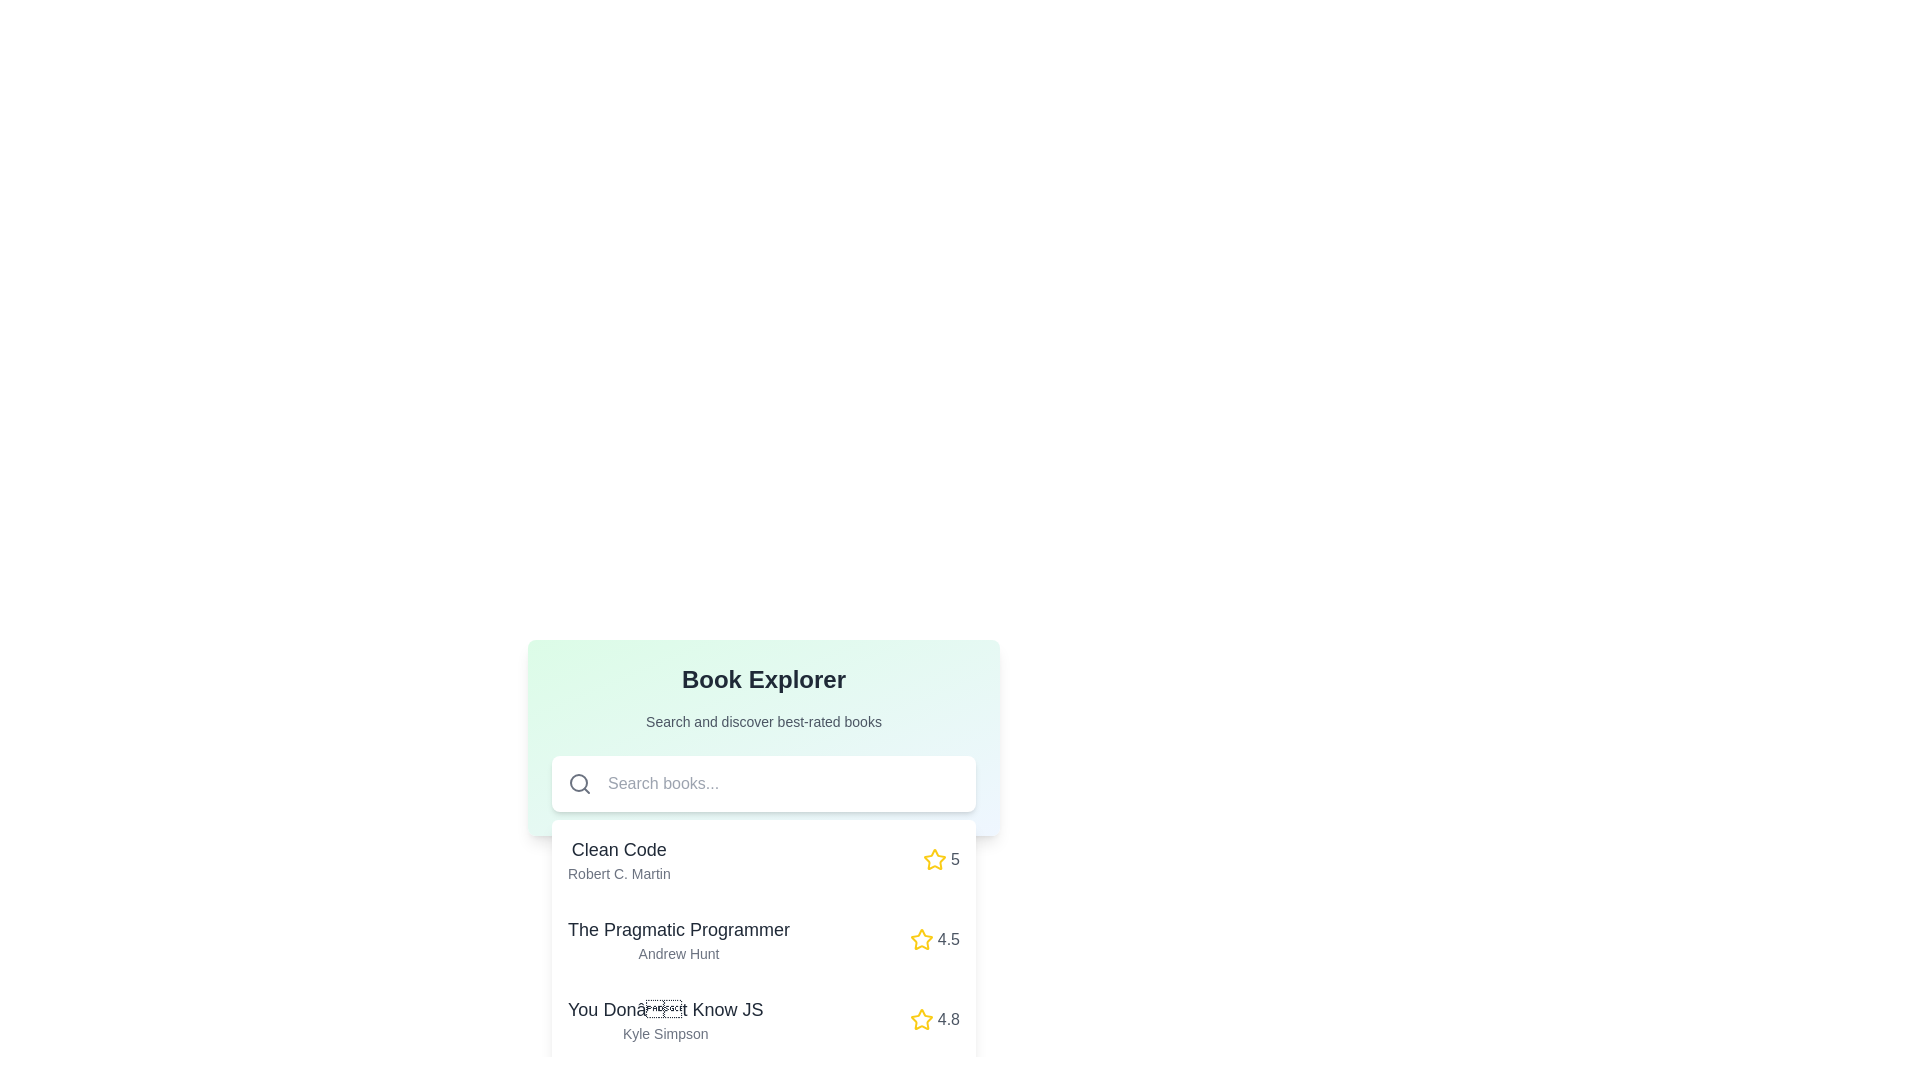 The image size is (1920, 1080). What do you see at coordinates (618, 873) in the screenshot?
I see `static text label displaying the author of the book titled 'Clean Code', located directly below the title in the 'Book Explorer' section` at bounding box center [618, 873].